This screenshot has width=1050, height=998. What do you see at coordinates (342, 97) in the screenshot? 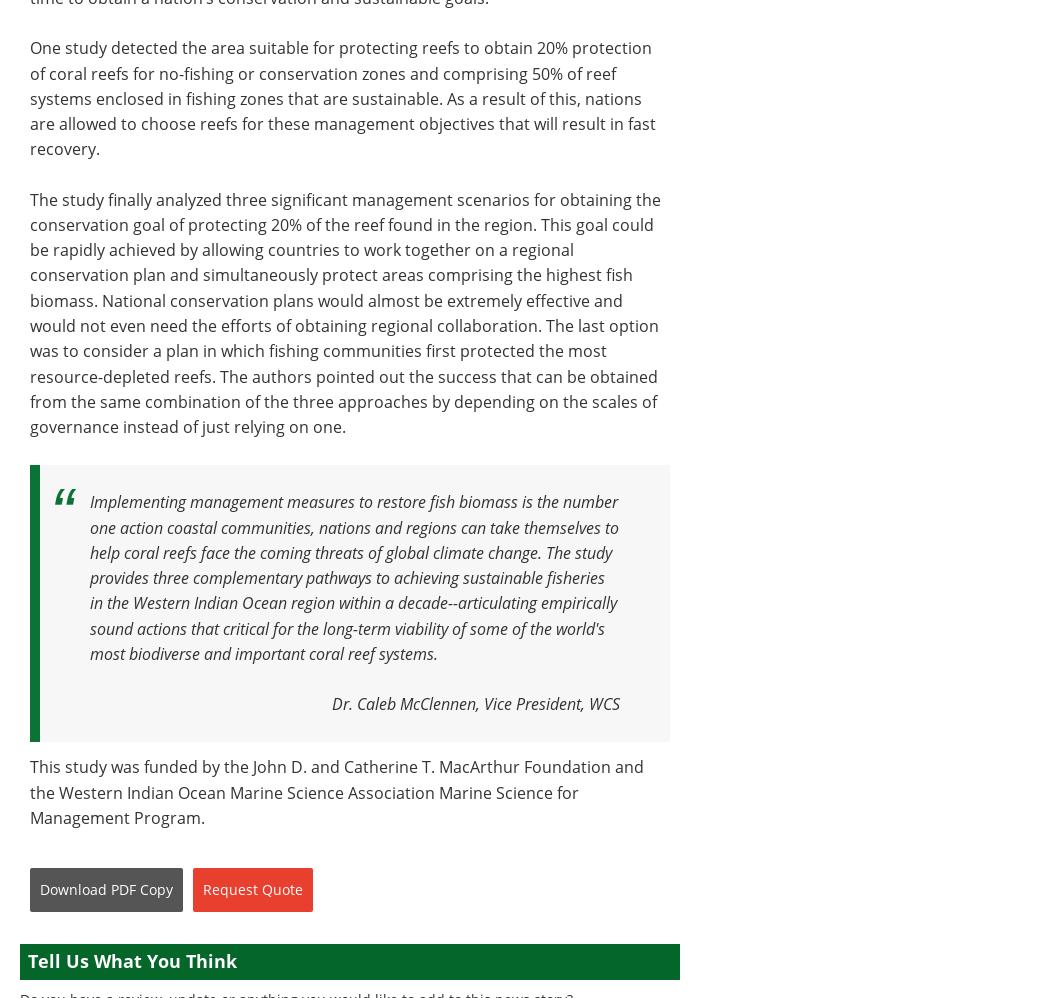
I see `'One study detected the area suitable for protecting reefs to obtain 20% protection of coral reefs for no-fishing or conservation zones and comprising 50% of reef systems enclosed in fishing zones that are sustainable. As a result of this, nations are allowed to choose reefs for these management objectives that will result in fast recovery.'` at bounding box center [342, 97].